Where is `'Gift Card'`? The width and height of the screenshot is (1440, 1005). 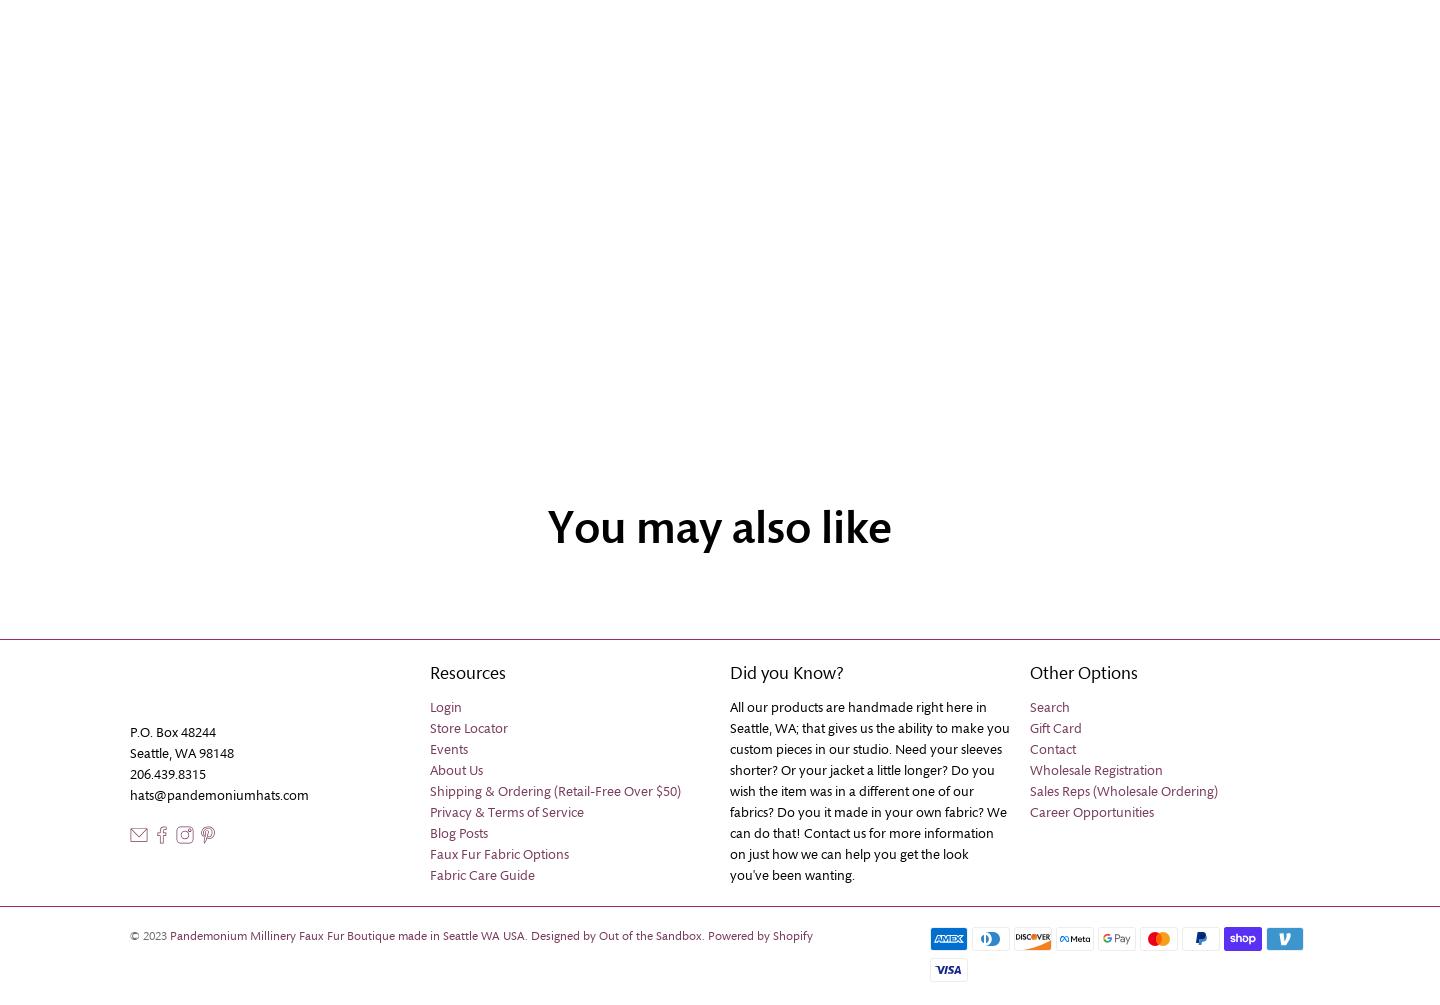
'Gift Card' is located at coordinates (1055, 728).